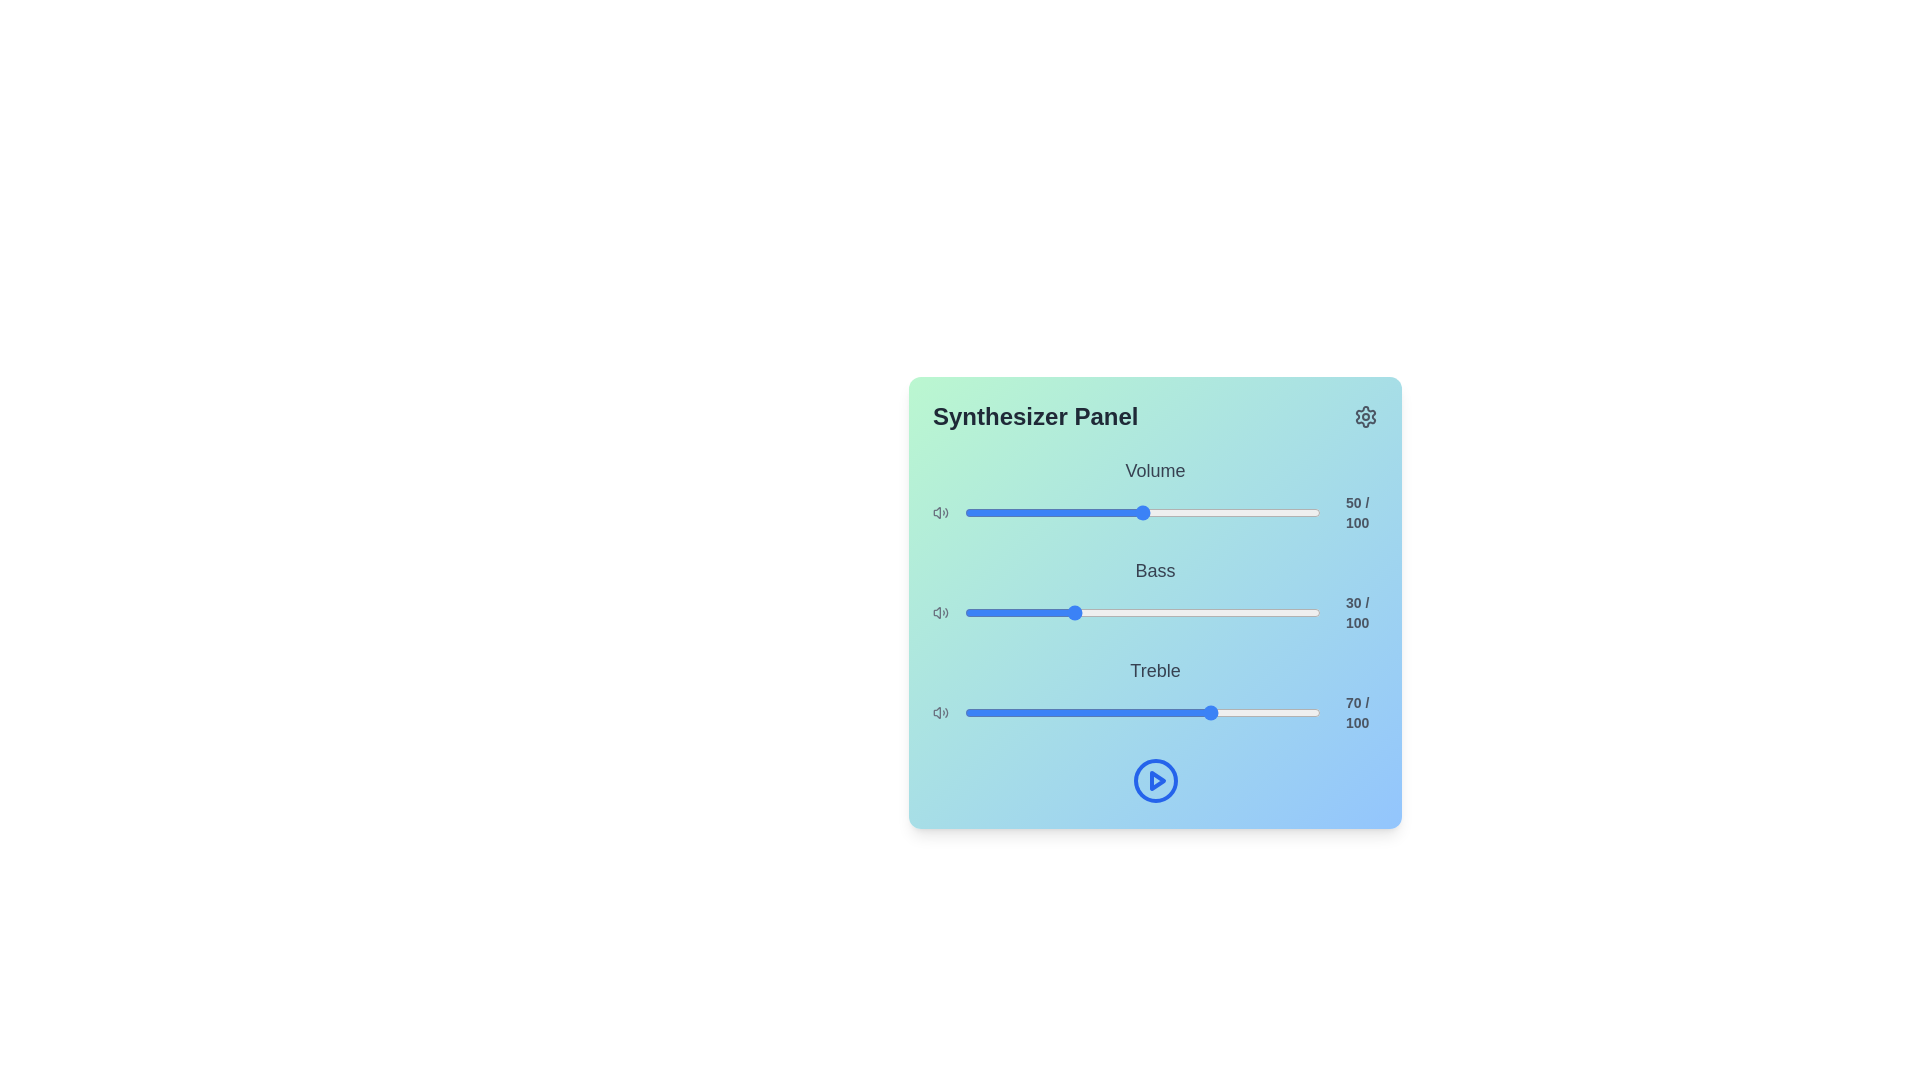 This screenshot has width=1920, height=1080. Describe the element at coordinates (1135, 712) in the screenshot. I see `the treble slider to 48 value` at that location.